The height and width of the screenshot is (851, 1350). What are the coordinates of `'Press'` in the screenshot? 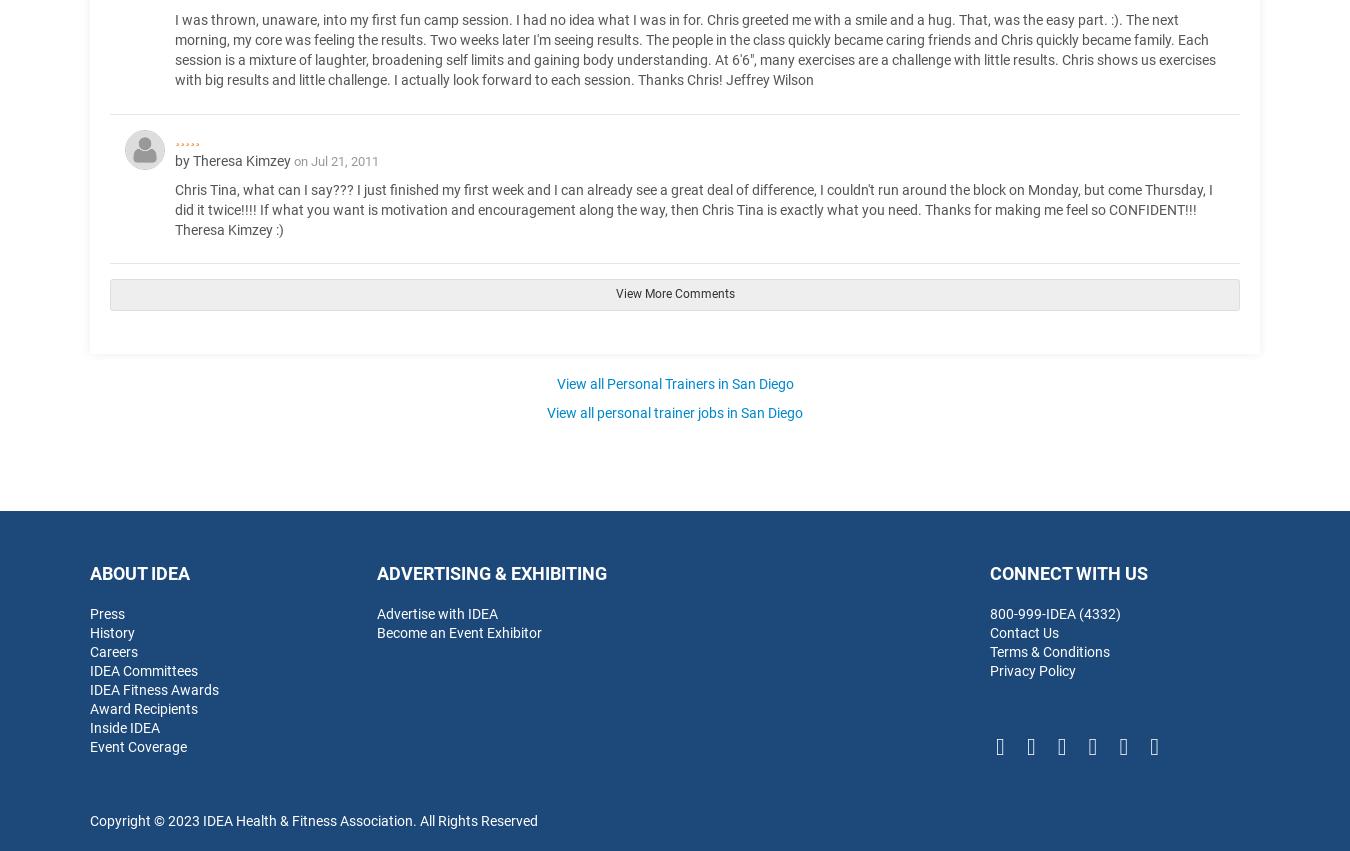 It's located at (106, 612).